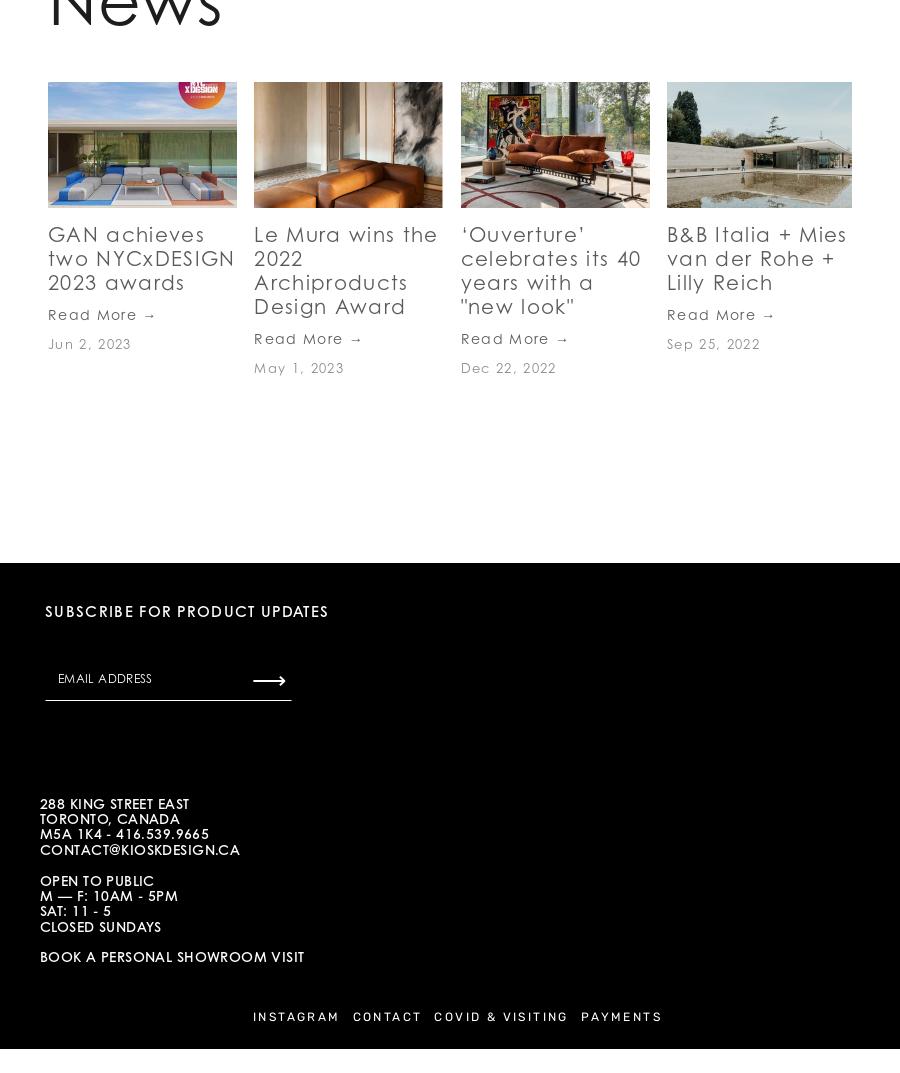 The width and height of the screenshot is (900, 1073). I want to click on 'Covid & Visiting', so click(500, 1016).